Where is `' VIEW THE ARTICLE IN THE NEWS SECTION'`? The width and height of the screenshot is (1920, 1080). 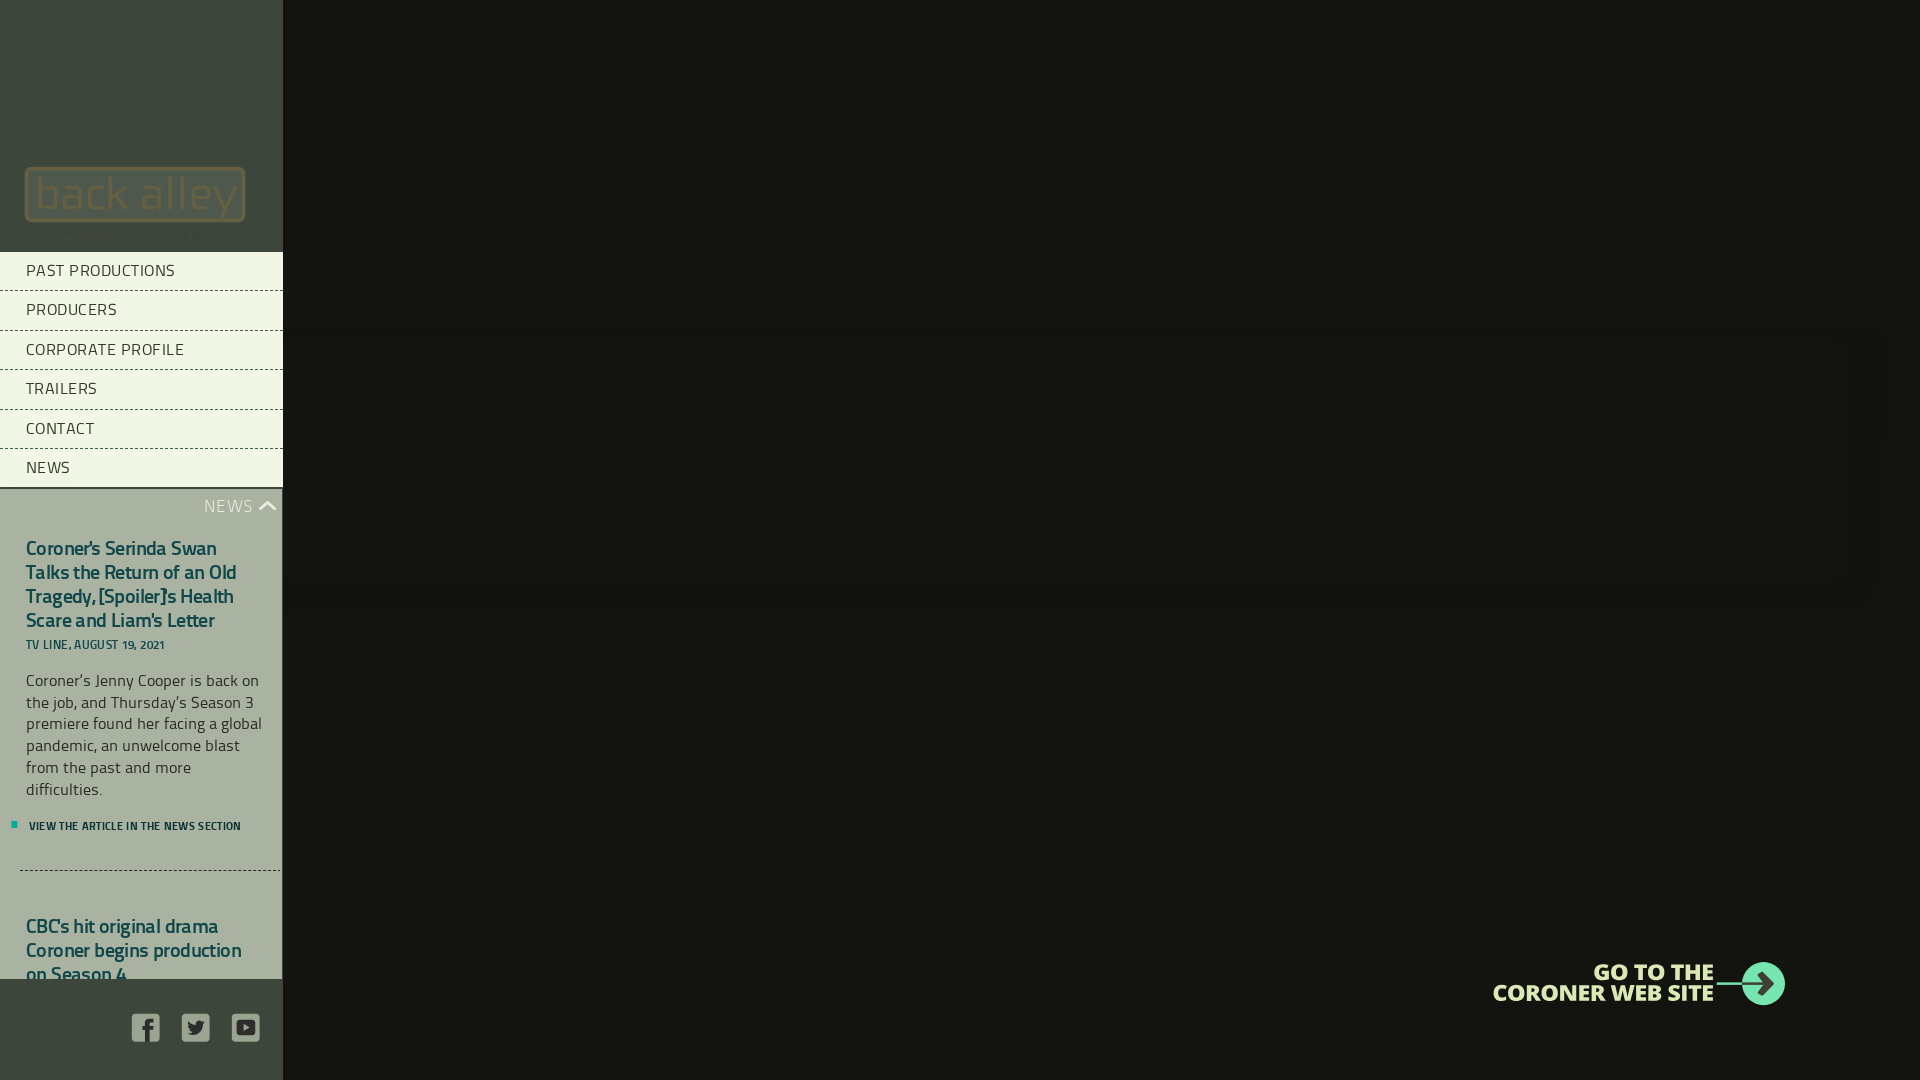 ' VIEW THE ARTICLE IN THE NEWS SECTION' is located at coordinates (132, 825).